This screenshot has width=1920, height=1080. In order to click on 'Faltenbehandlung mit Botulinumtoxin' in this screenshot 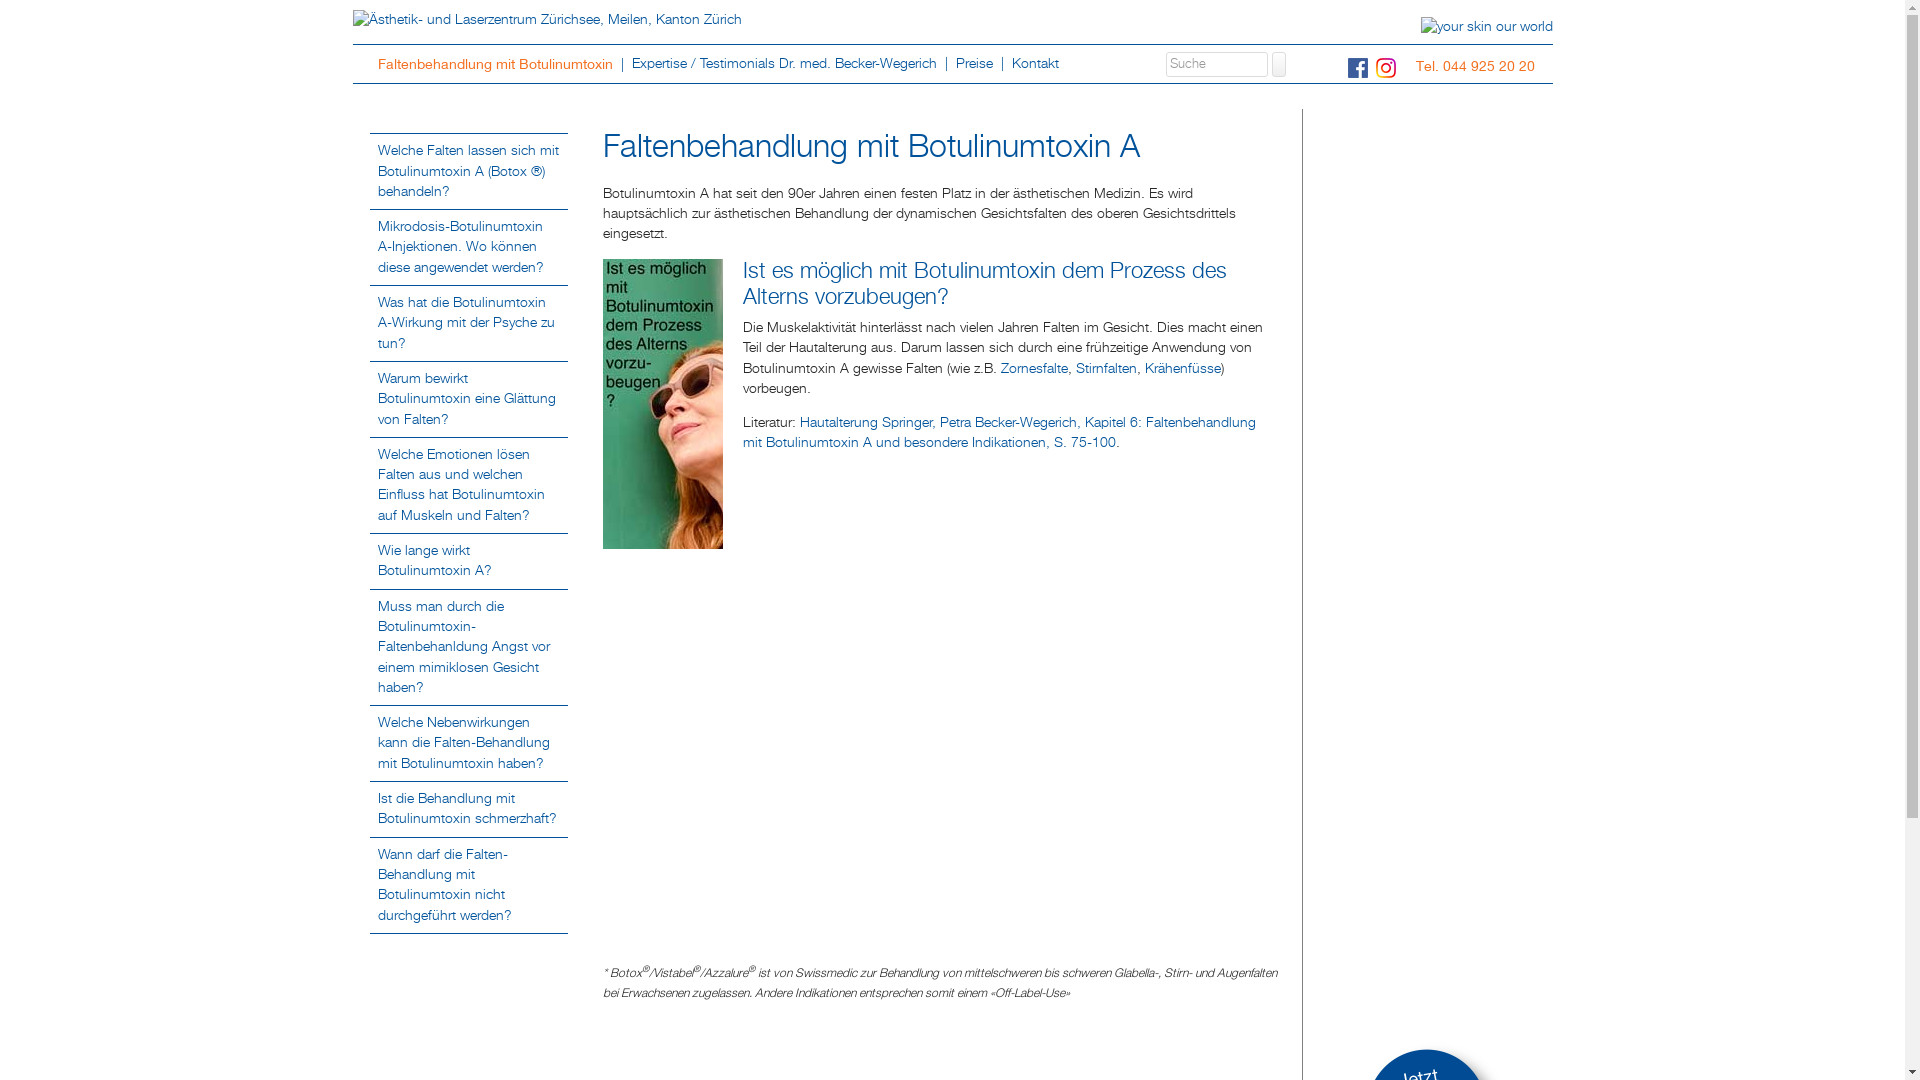, I will do `click(497, 63)`.